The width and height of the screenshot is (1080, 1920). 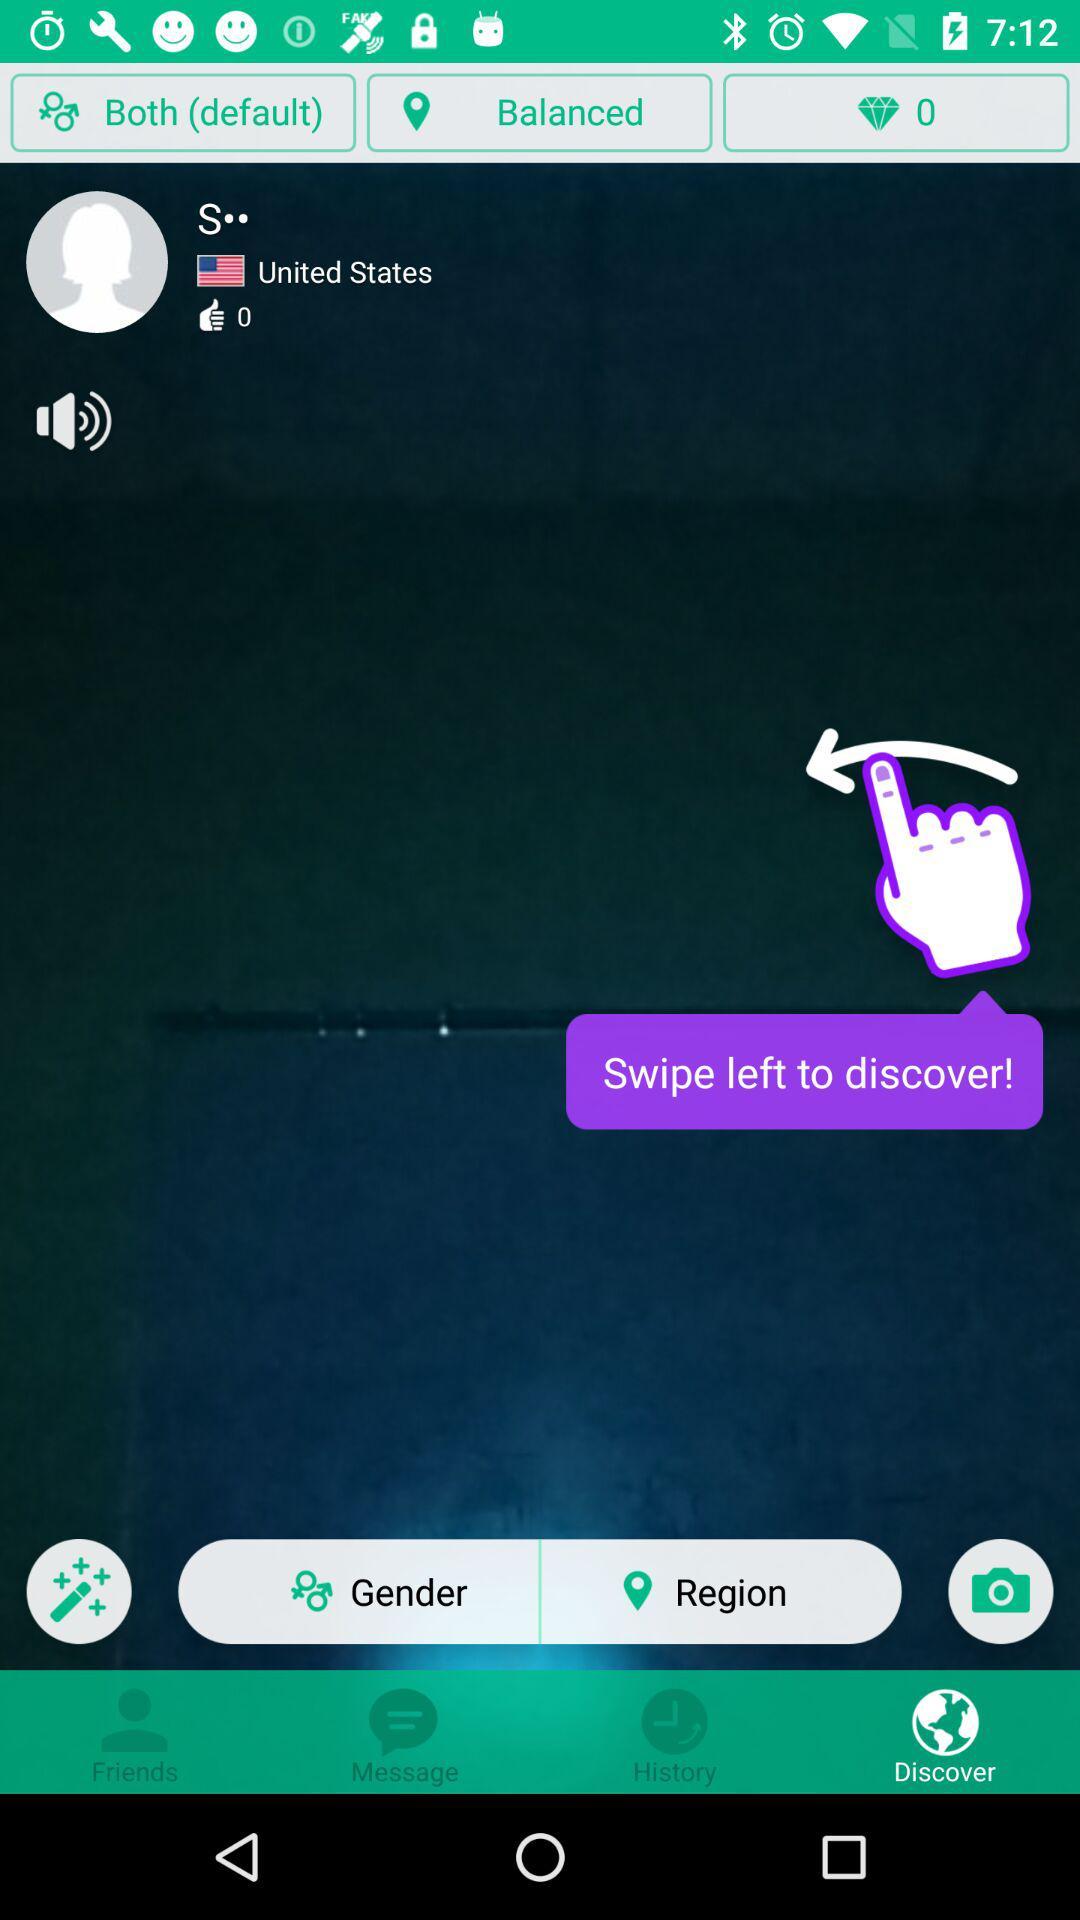 I want to click on drawing tools, so click(x=78, y=1604).